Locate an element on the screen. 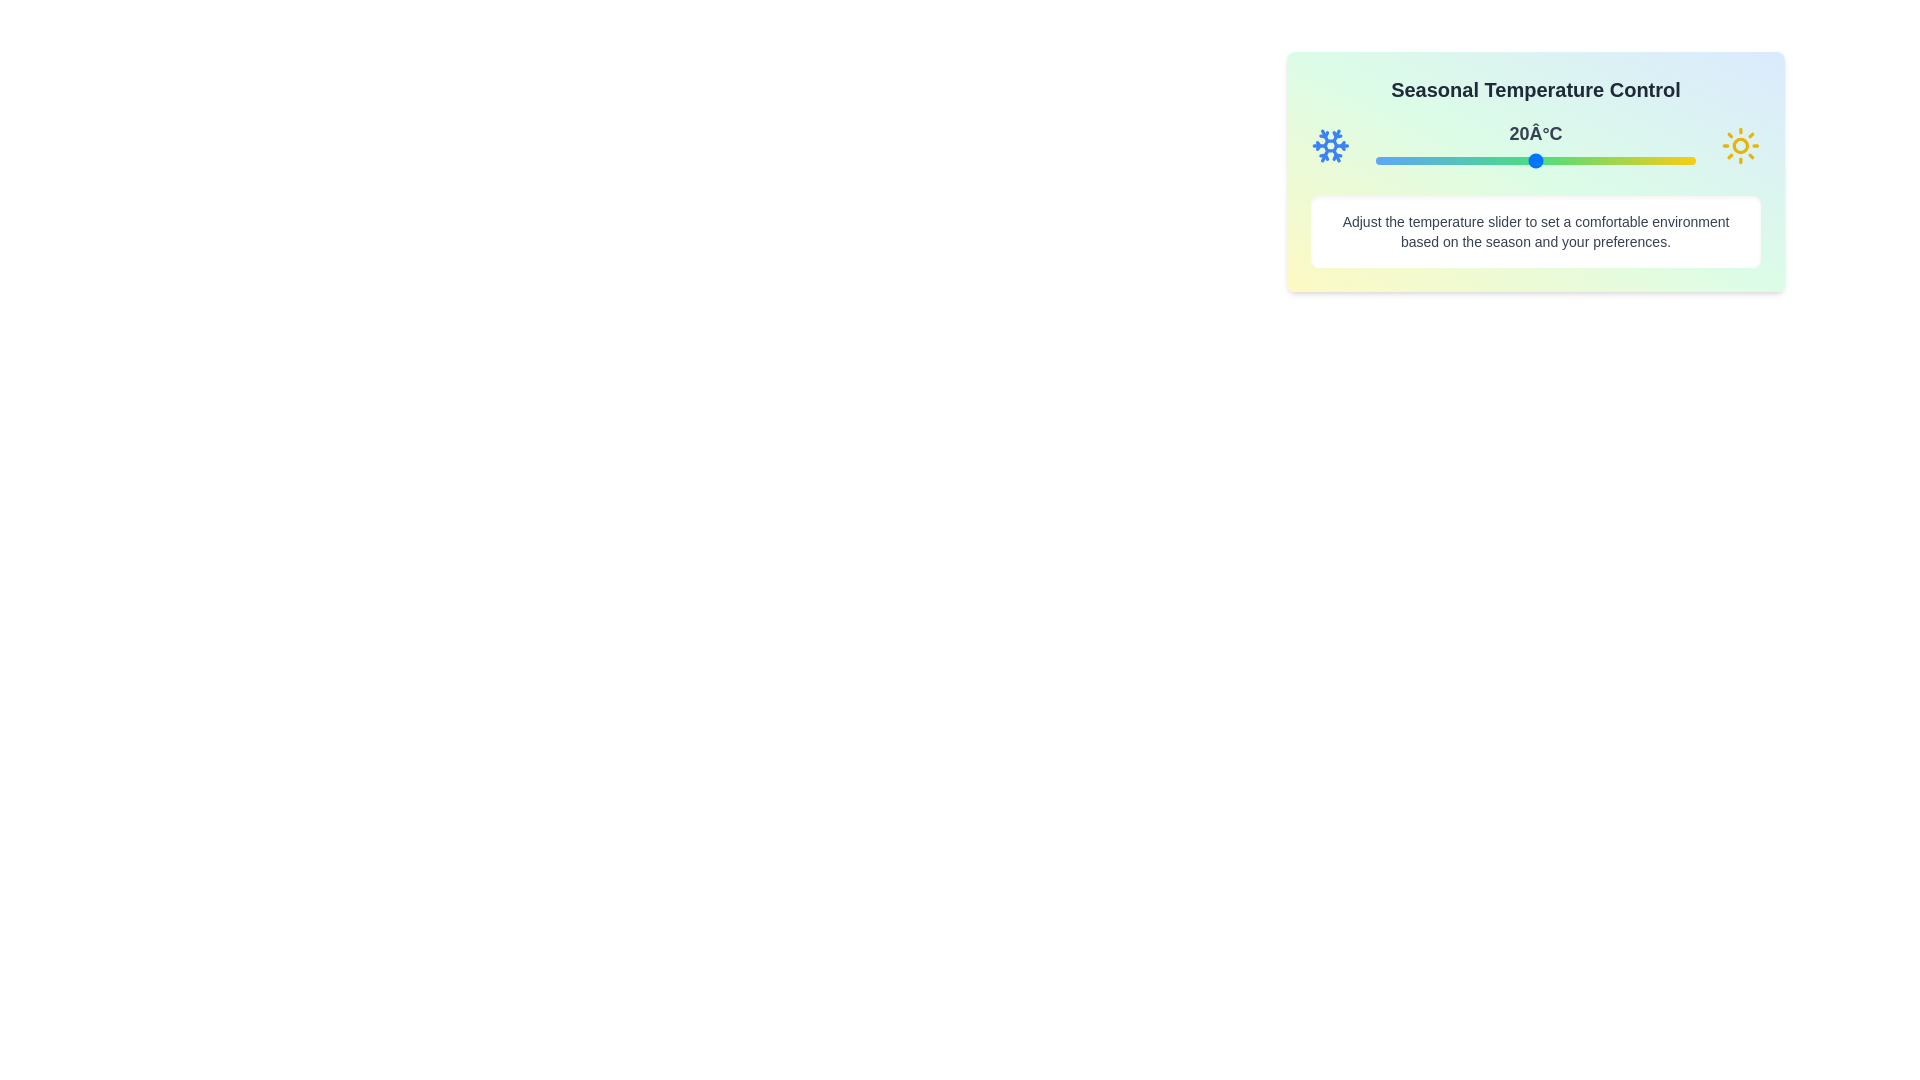 The image size is (1920, 1080). the temperature slider to set the temperature to -8°C is located at coordinates (1385, 160).